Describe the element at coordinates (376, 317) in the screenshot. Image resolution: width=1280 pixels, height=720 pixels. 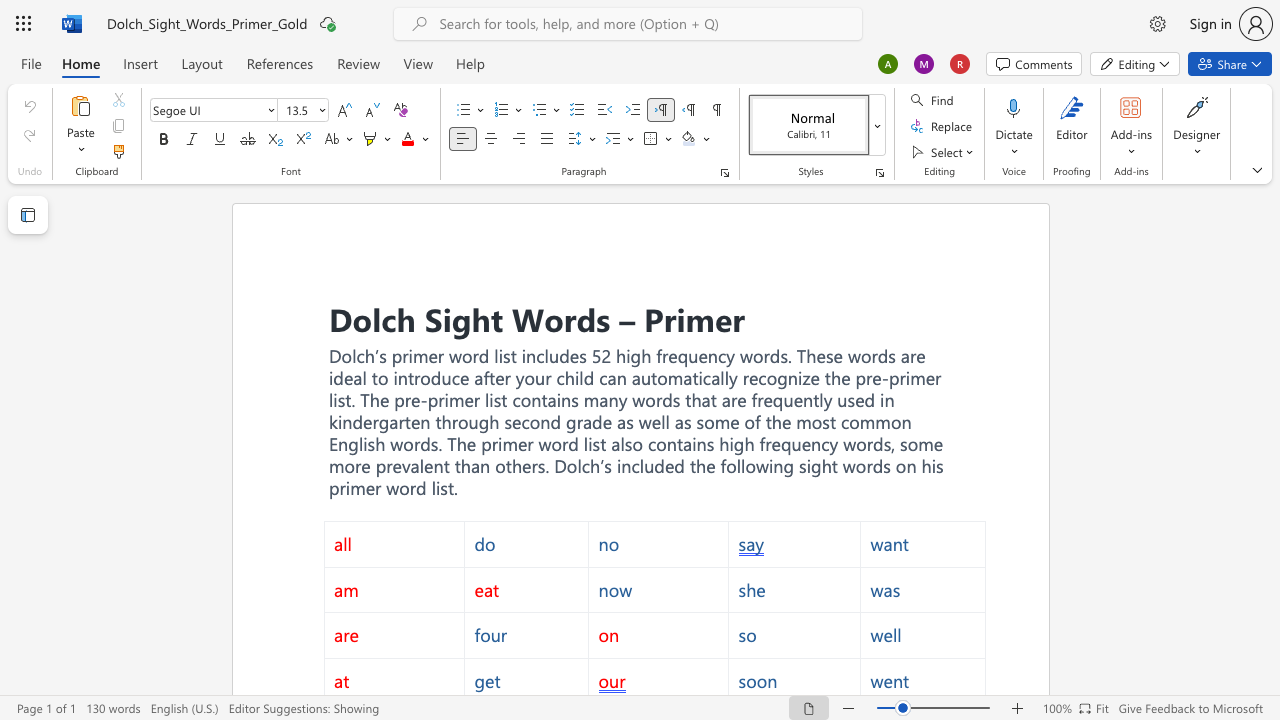
I see `the 1th character "l" in the text` at that location.